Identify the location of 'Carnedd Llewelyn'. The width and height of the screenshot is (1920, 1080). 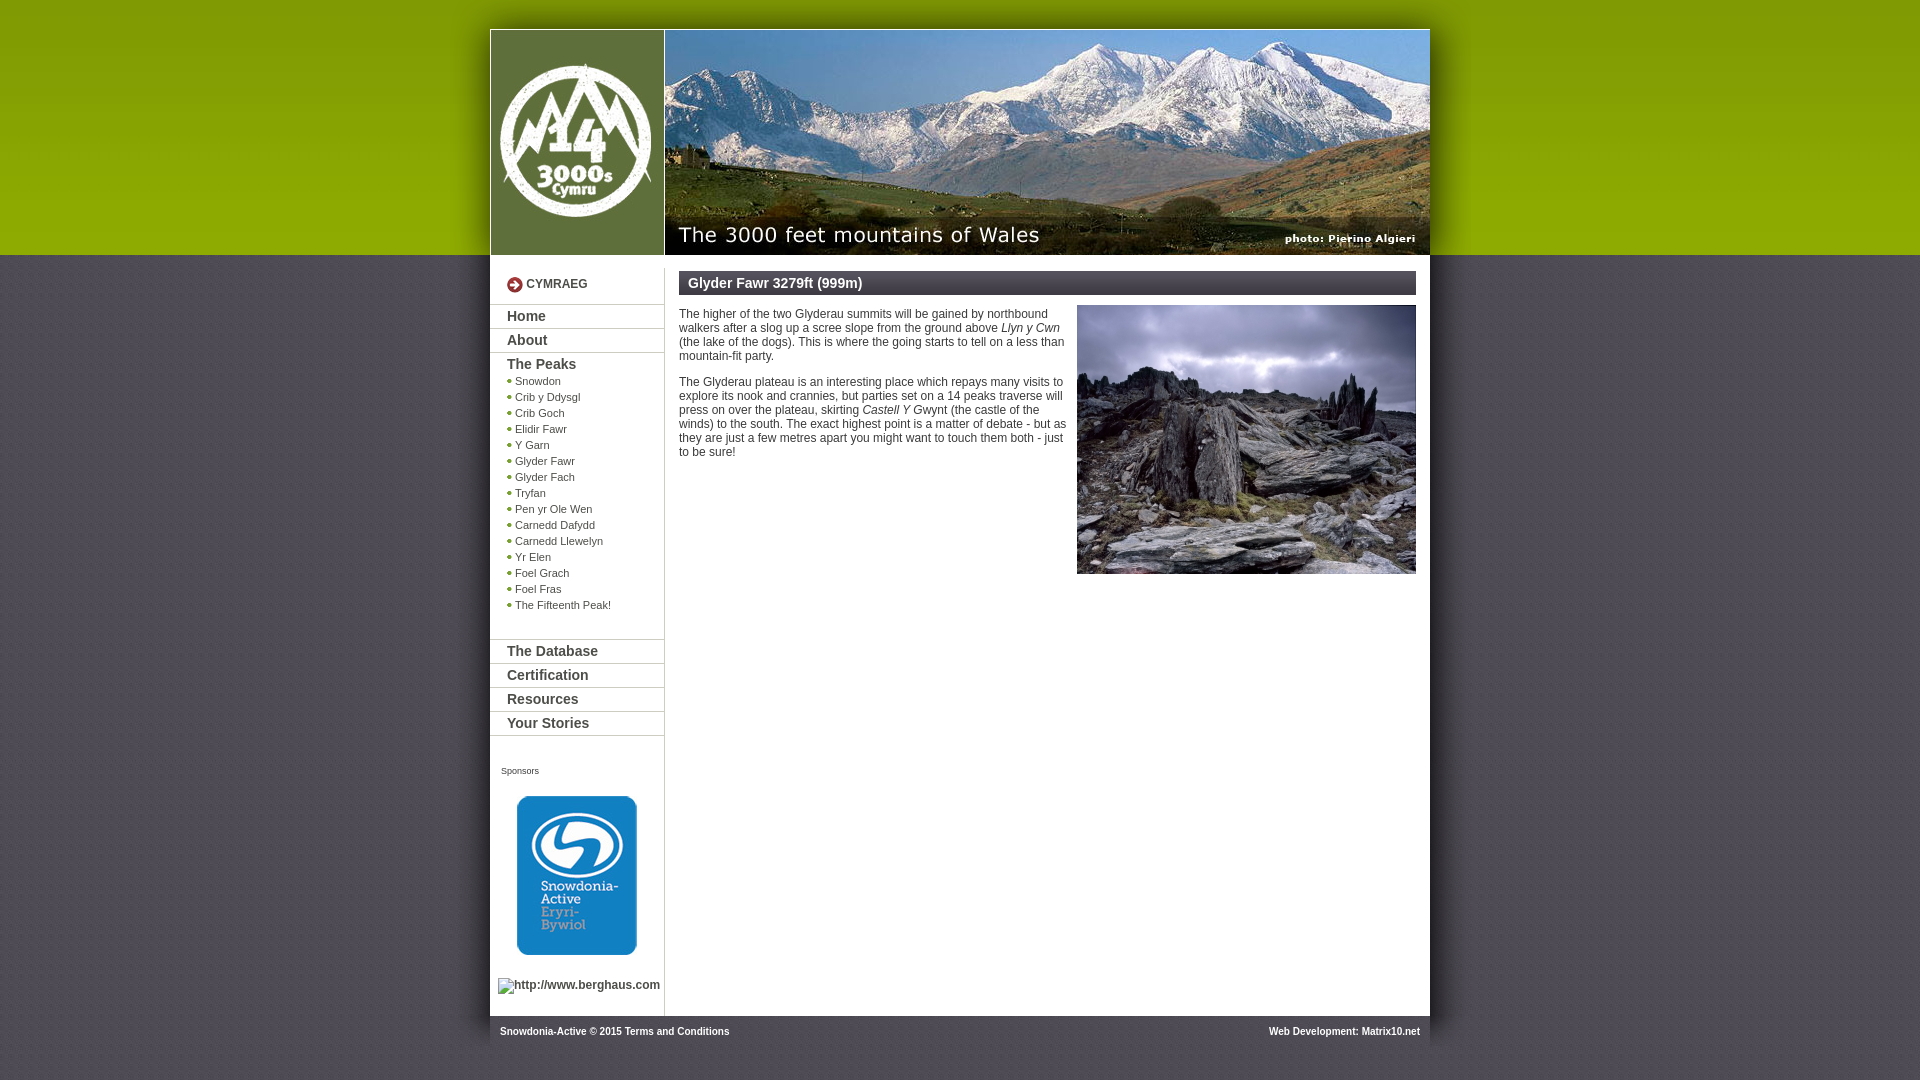
(584, 541).